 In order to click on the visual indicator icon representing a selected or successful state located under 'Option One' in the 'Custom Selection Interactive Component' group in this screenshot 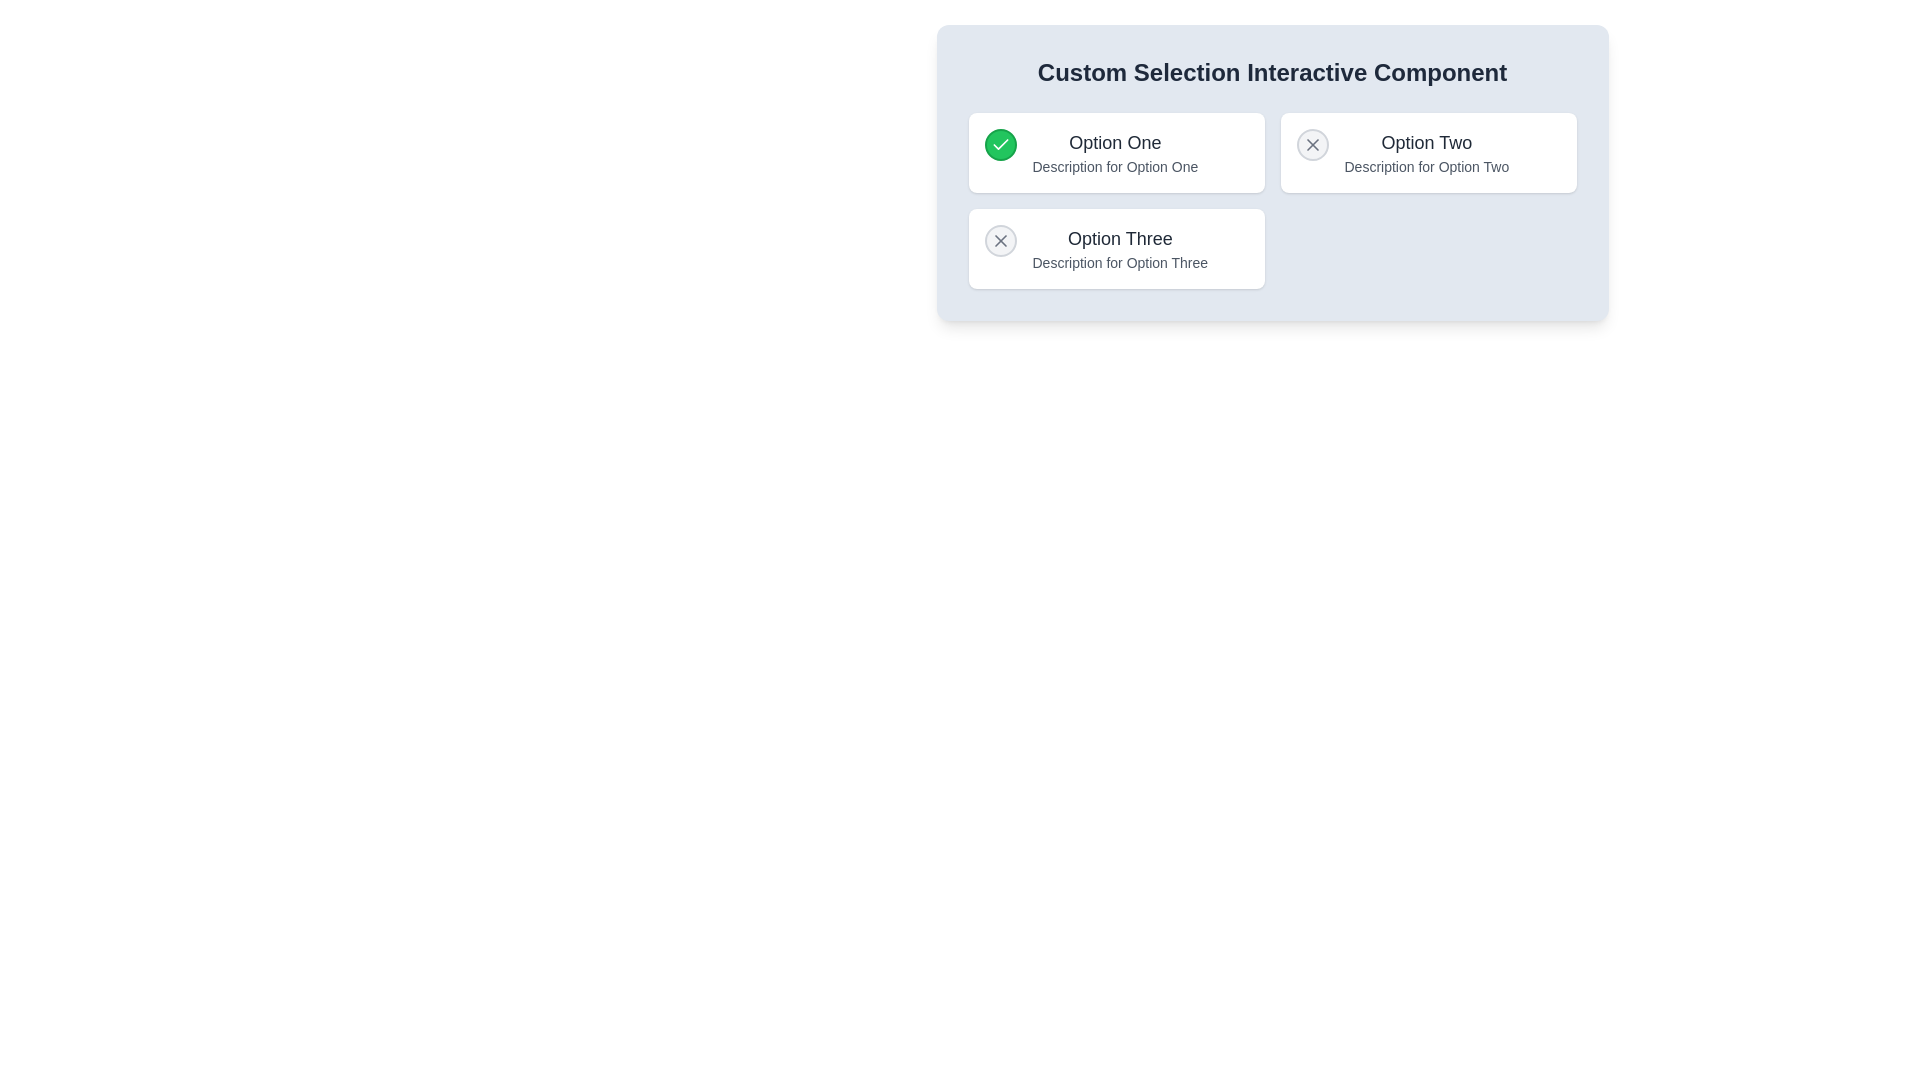, I will do `click(1000, 143)`.